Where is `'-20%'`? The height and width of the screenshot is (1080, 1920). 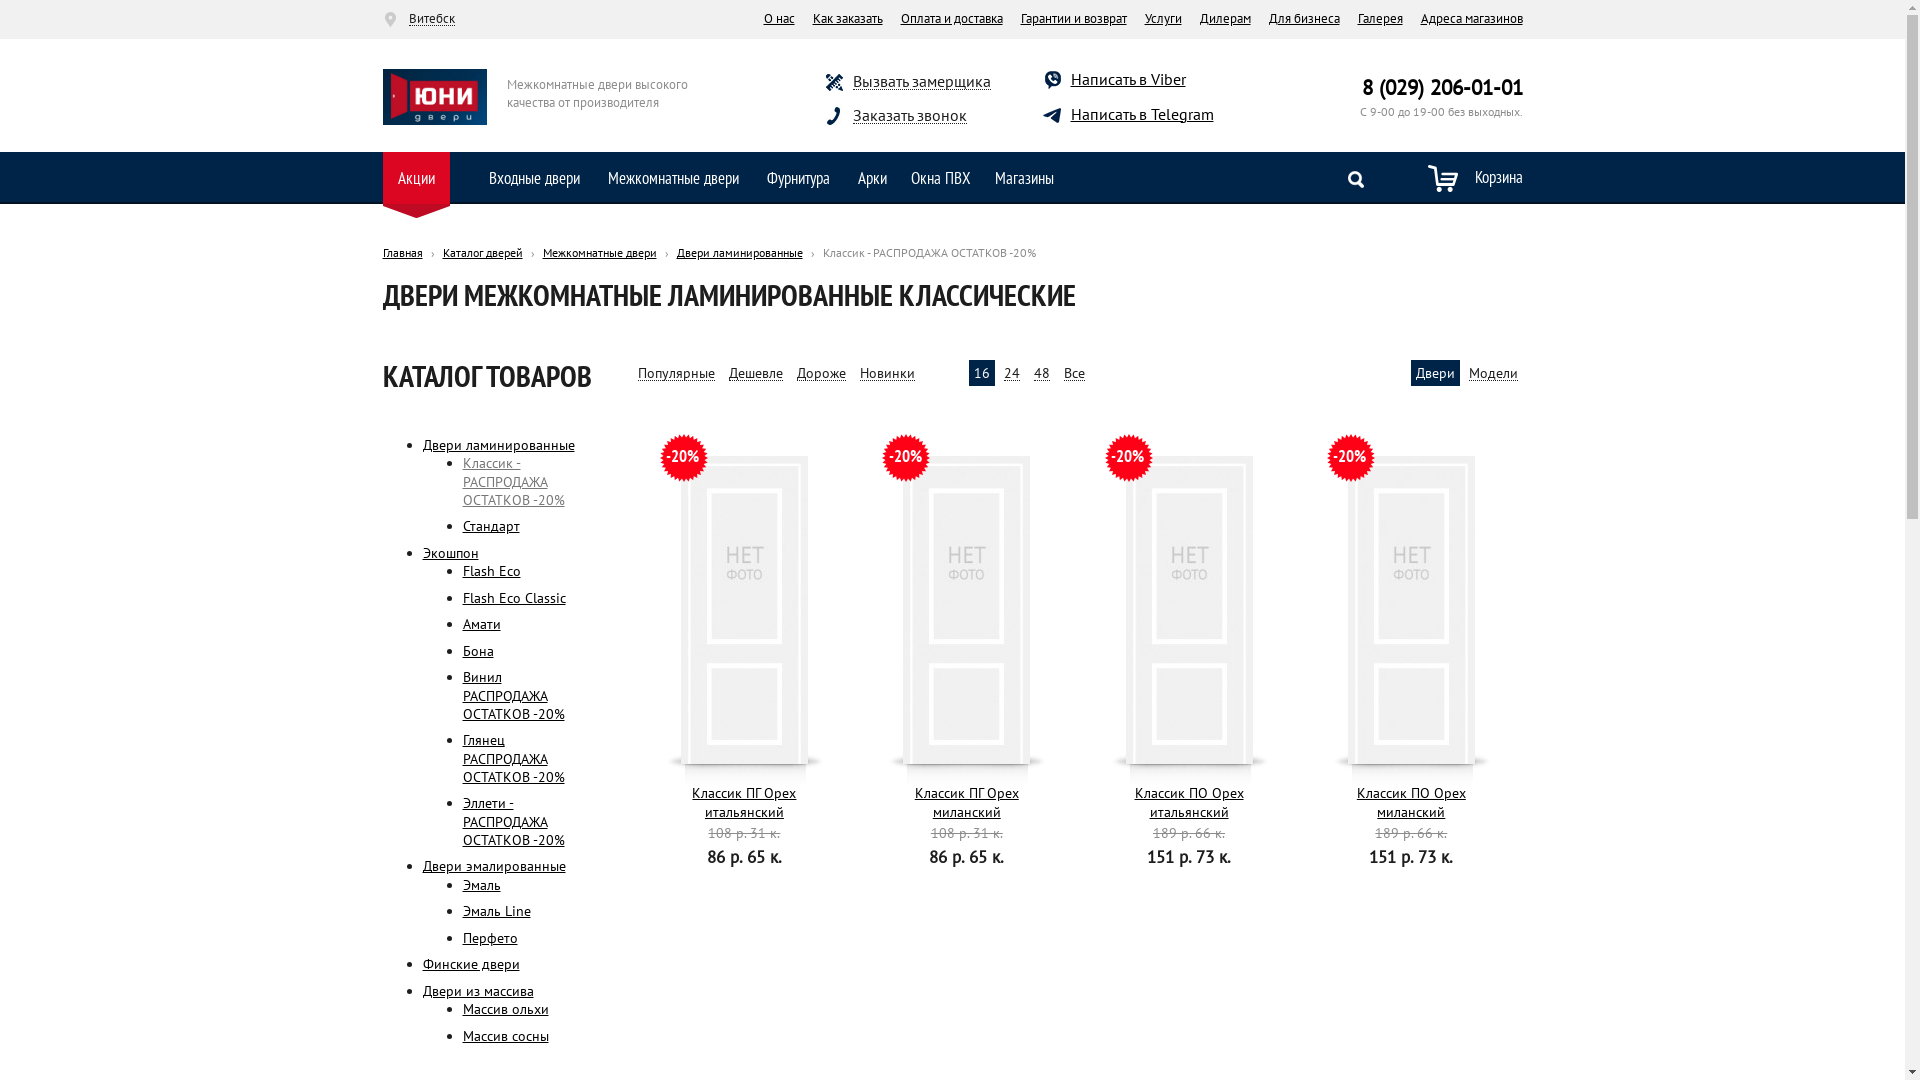
'-20%' is located at coordinates (966, 608).